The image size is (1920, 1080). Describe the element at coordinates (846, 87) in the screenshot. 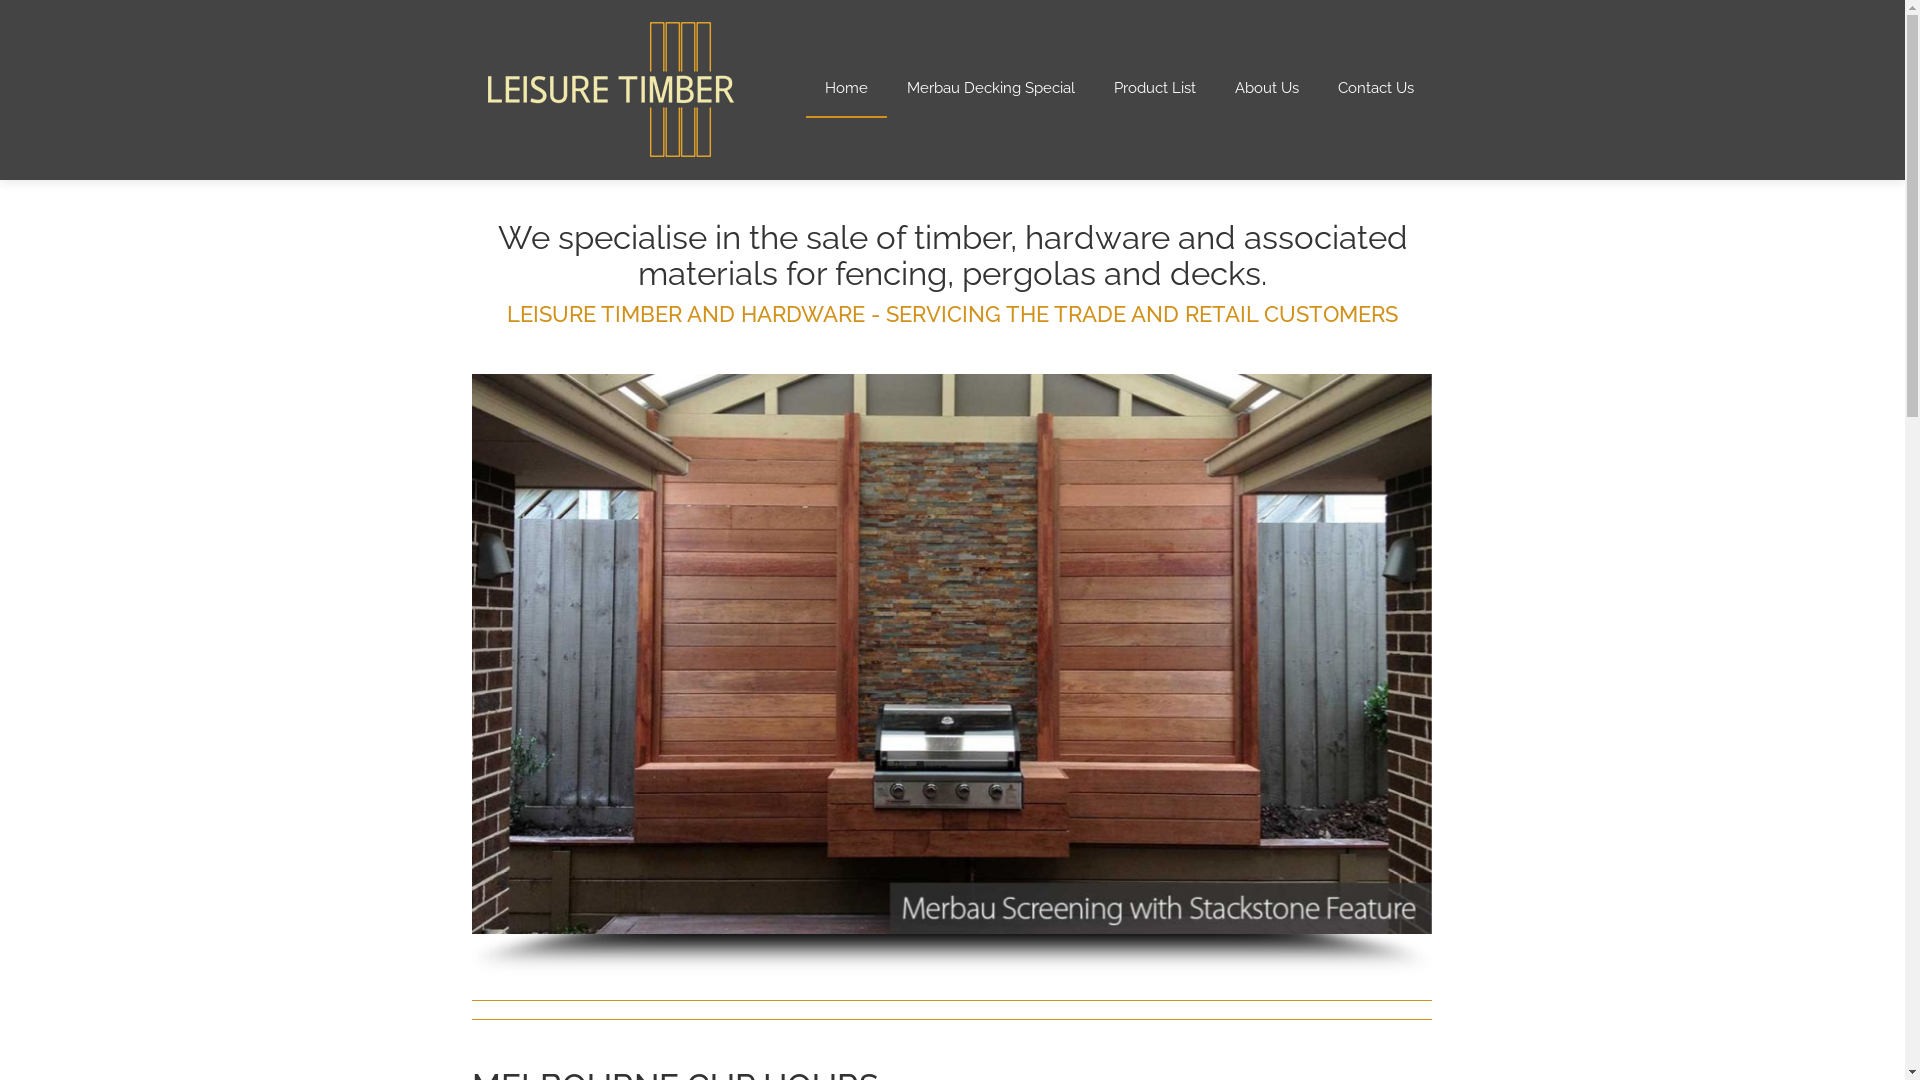

I see `'Home'` at that location.